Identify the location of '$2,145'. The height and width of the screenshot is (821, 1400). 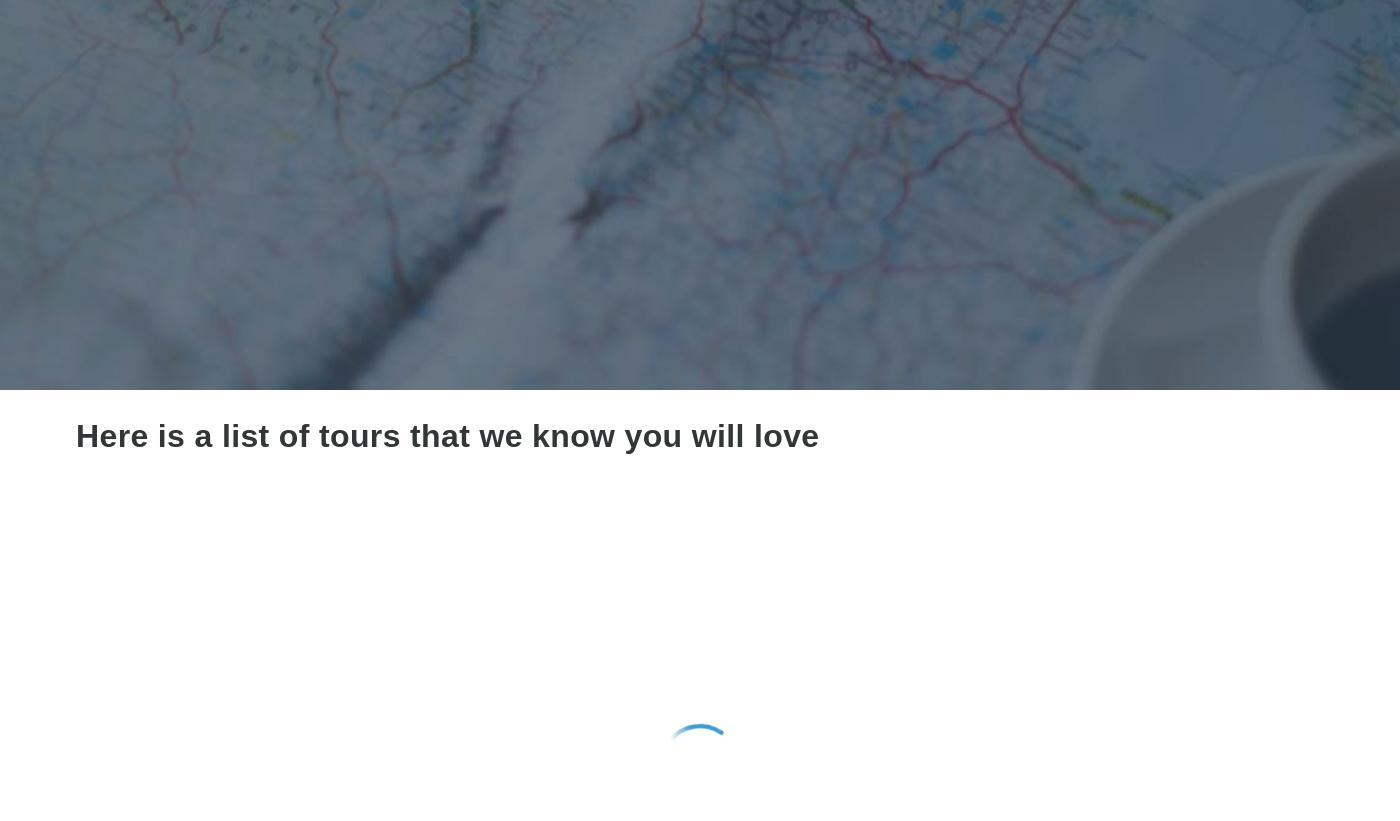
(203, 772).